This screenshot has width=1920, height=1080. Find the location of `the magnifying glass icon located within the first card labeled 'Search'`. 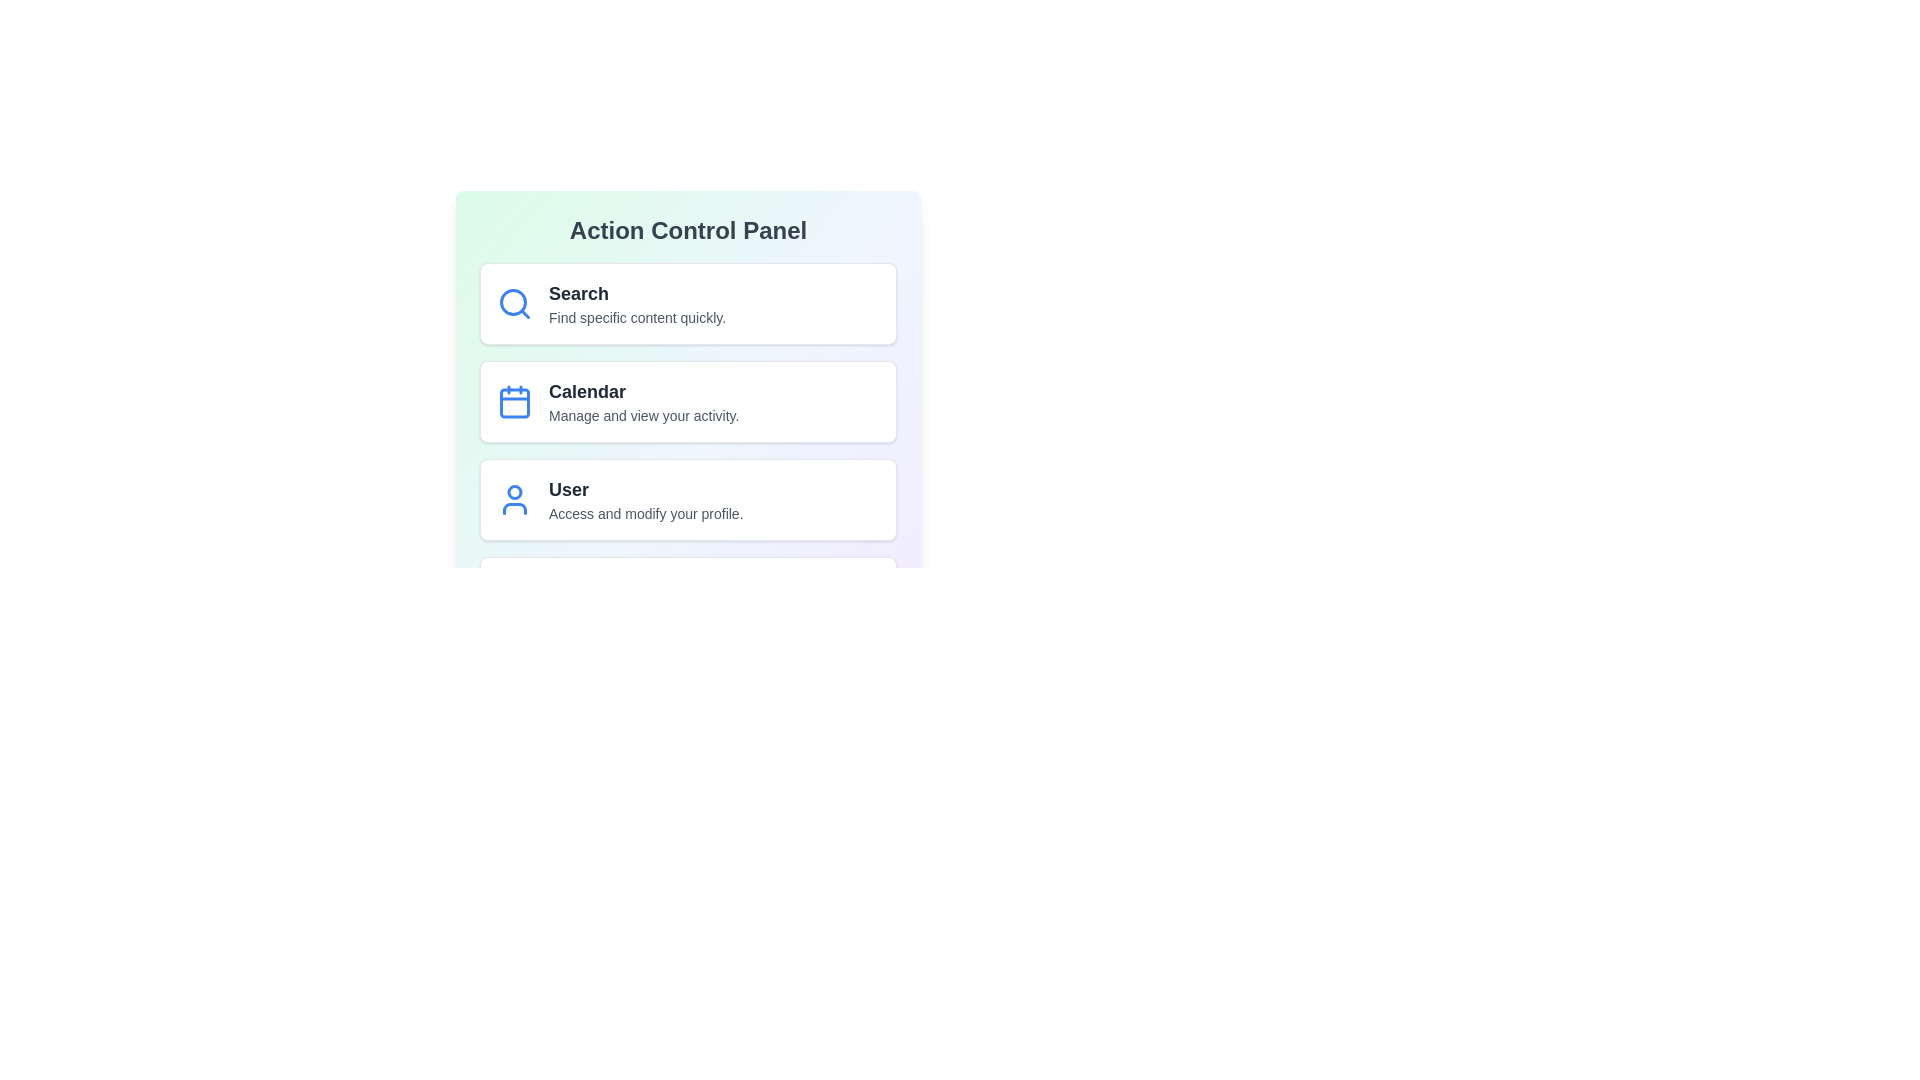

the magnifying glass icon located within the first card labeled 'Search' is located at coordinates (514, 304).